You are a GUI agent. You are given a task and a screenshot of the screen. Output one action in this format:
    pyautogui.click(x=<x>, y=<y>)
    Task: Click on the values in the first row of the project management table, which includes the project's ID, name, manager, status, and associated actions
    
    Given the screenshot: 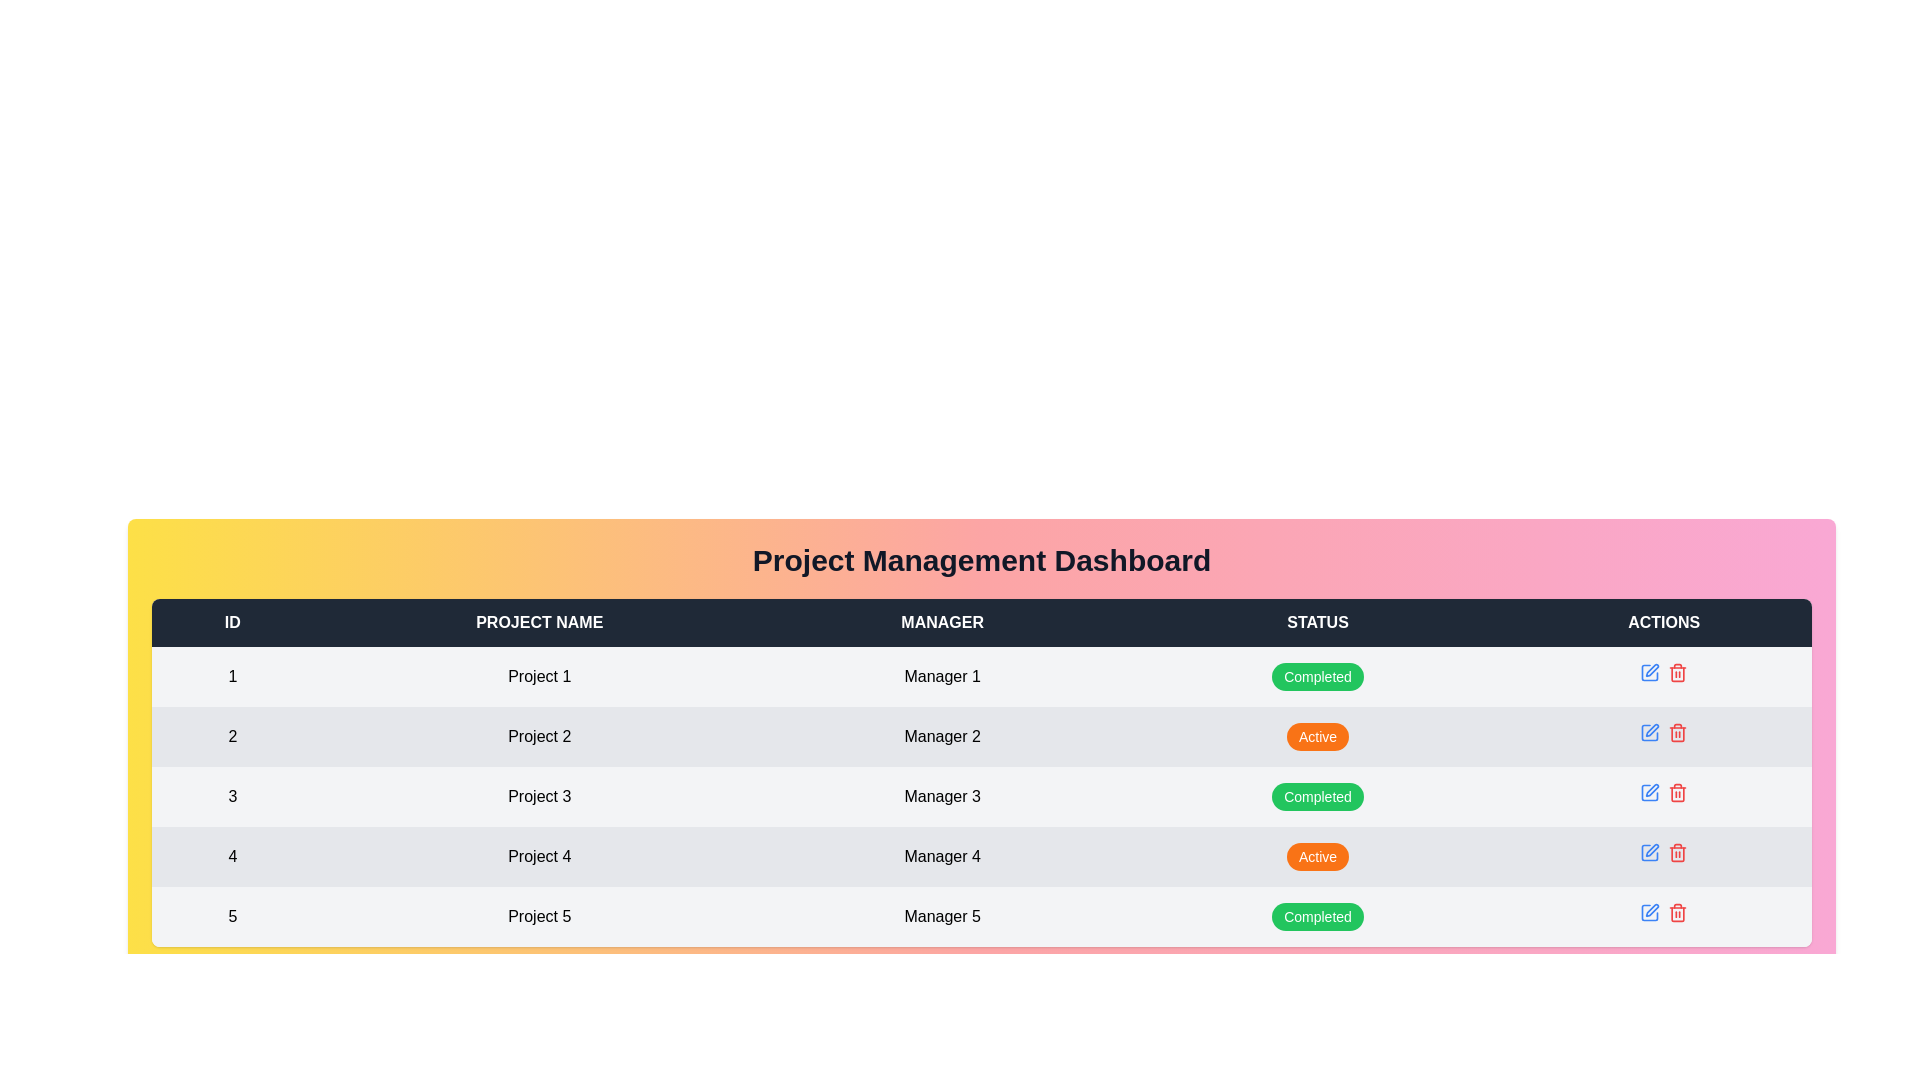 What is the action you would take?
    pyautogui.click(x=982, y=676)
    